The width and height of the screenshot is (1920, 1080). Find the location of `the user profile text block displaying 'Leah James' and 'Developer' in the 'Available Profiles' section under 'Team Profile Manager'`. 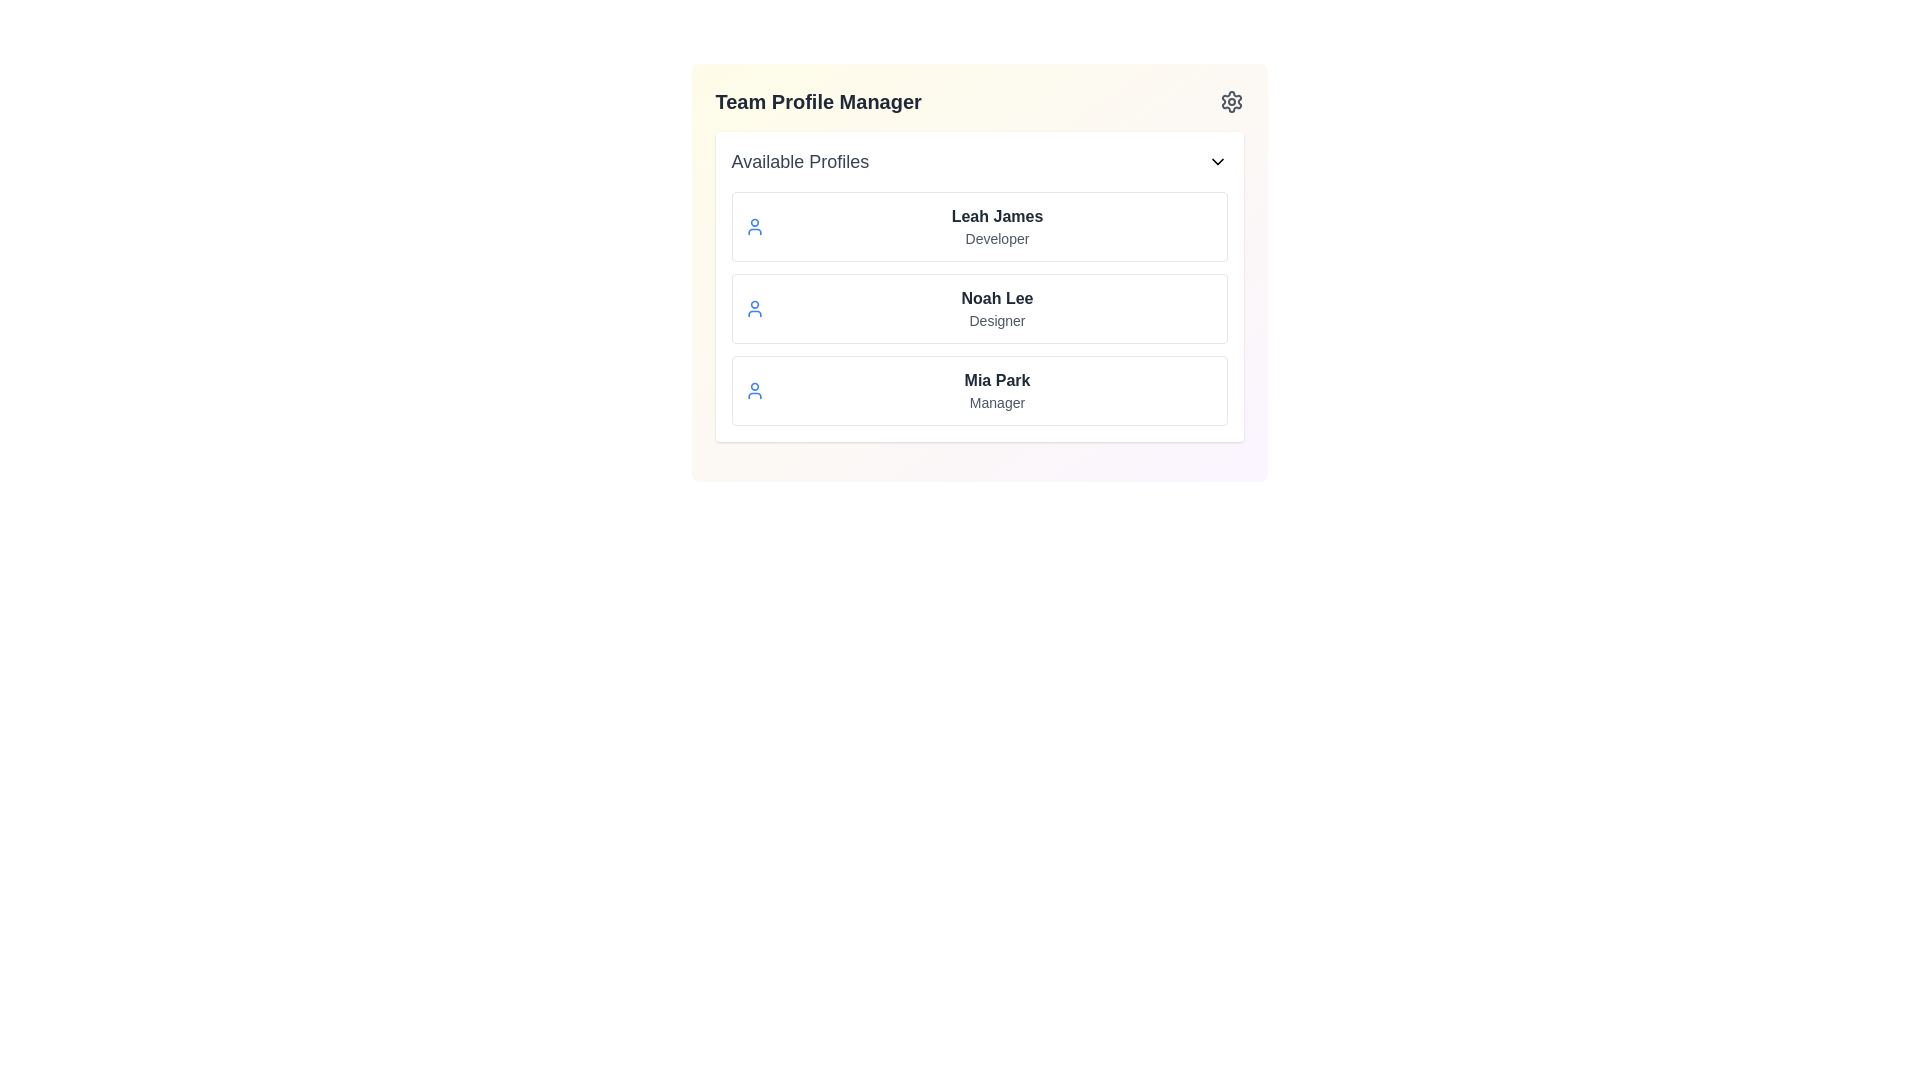

the user profile text block displaying 'Leah James' and 'Developer' in the 'Available Profiles' section under 'Team Profile Manager' is located at coordinates (997, 226).